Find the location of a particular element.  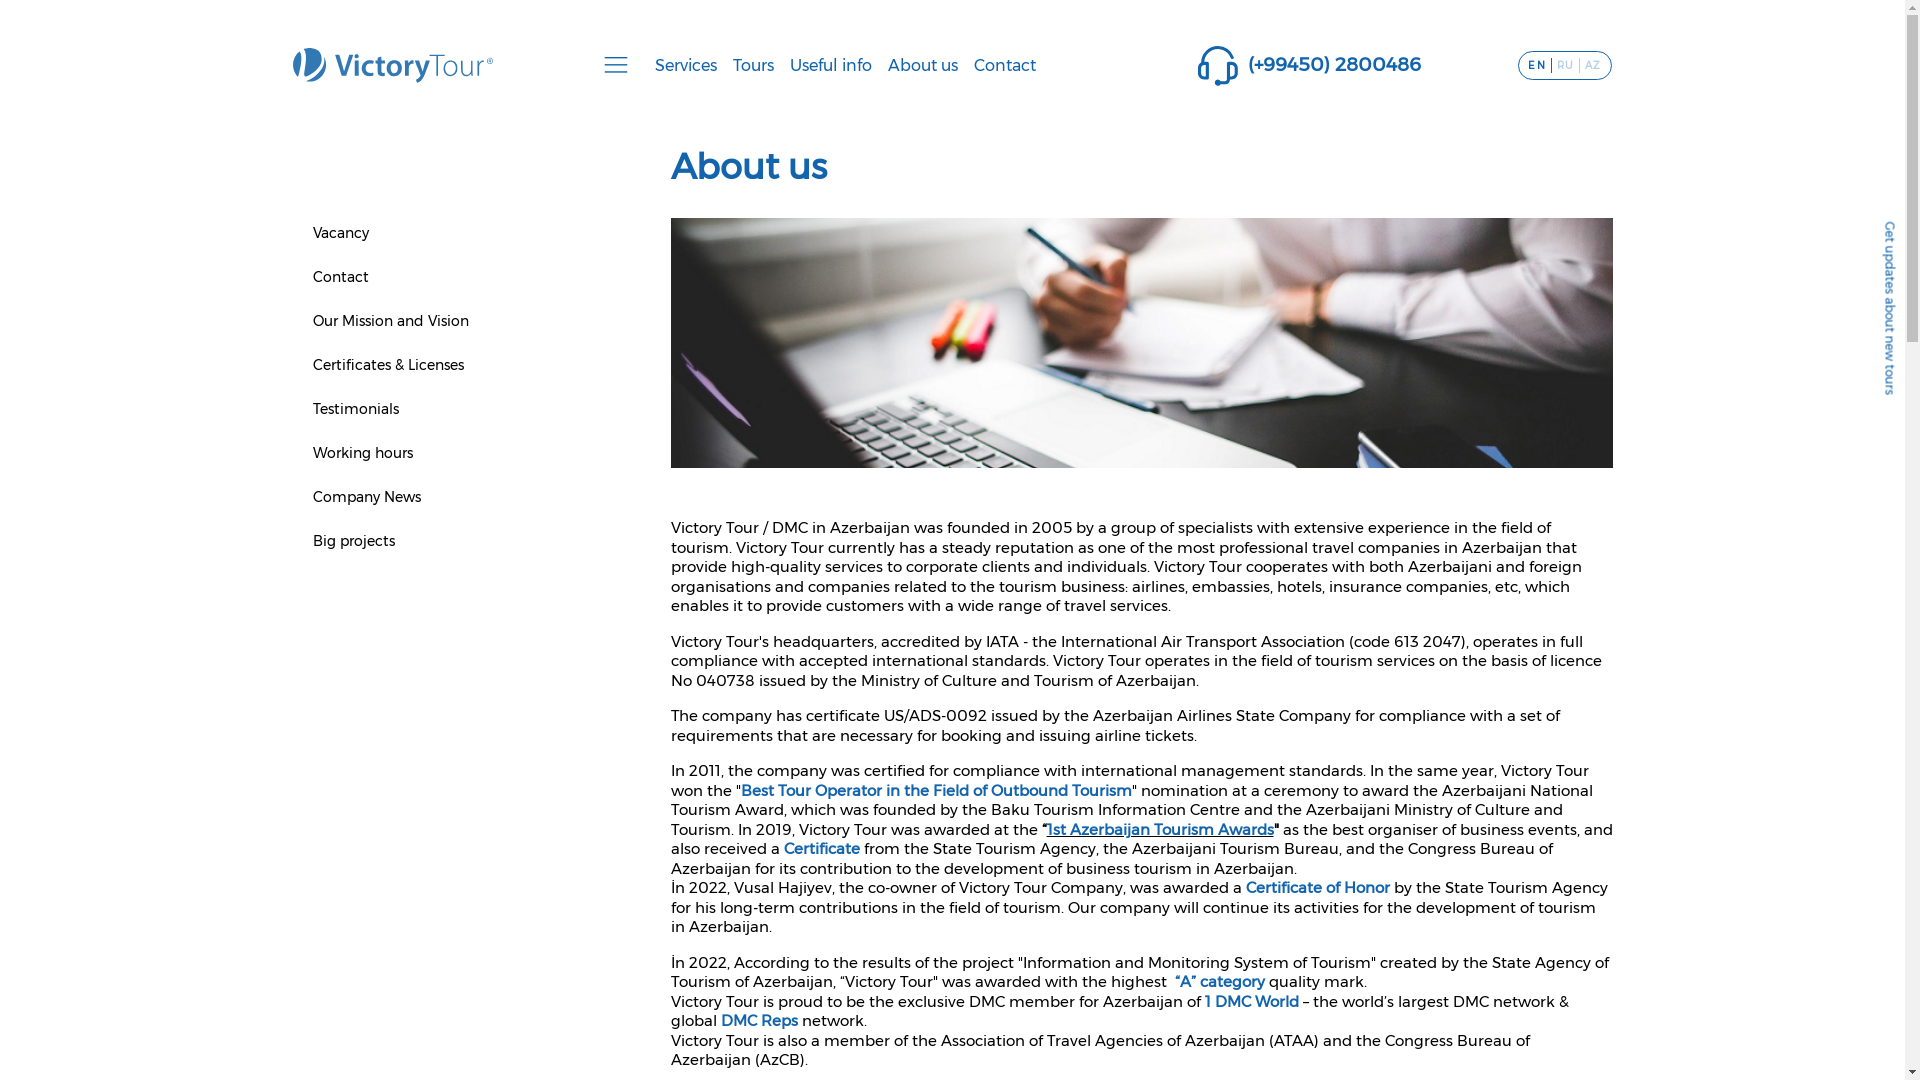

'AZ' is located at coordinates (1592, 64).